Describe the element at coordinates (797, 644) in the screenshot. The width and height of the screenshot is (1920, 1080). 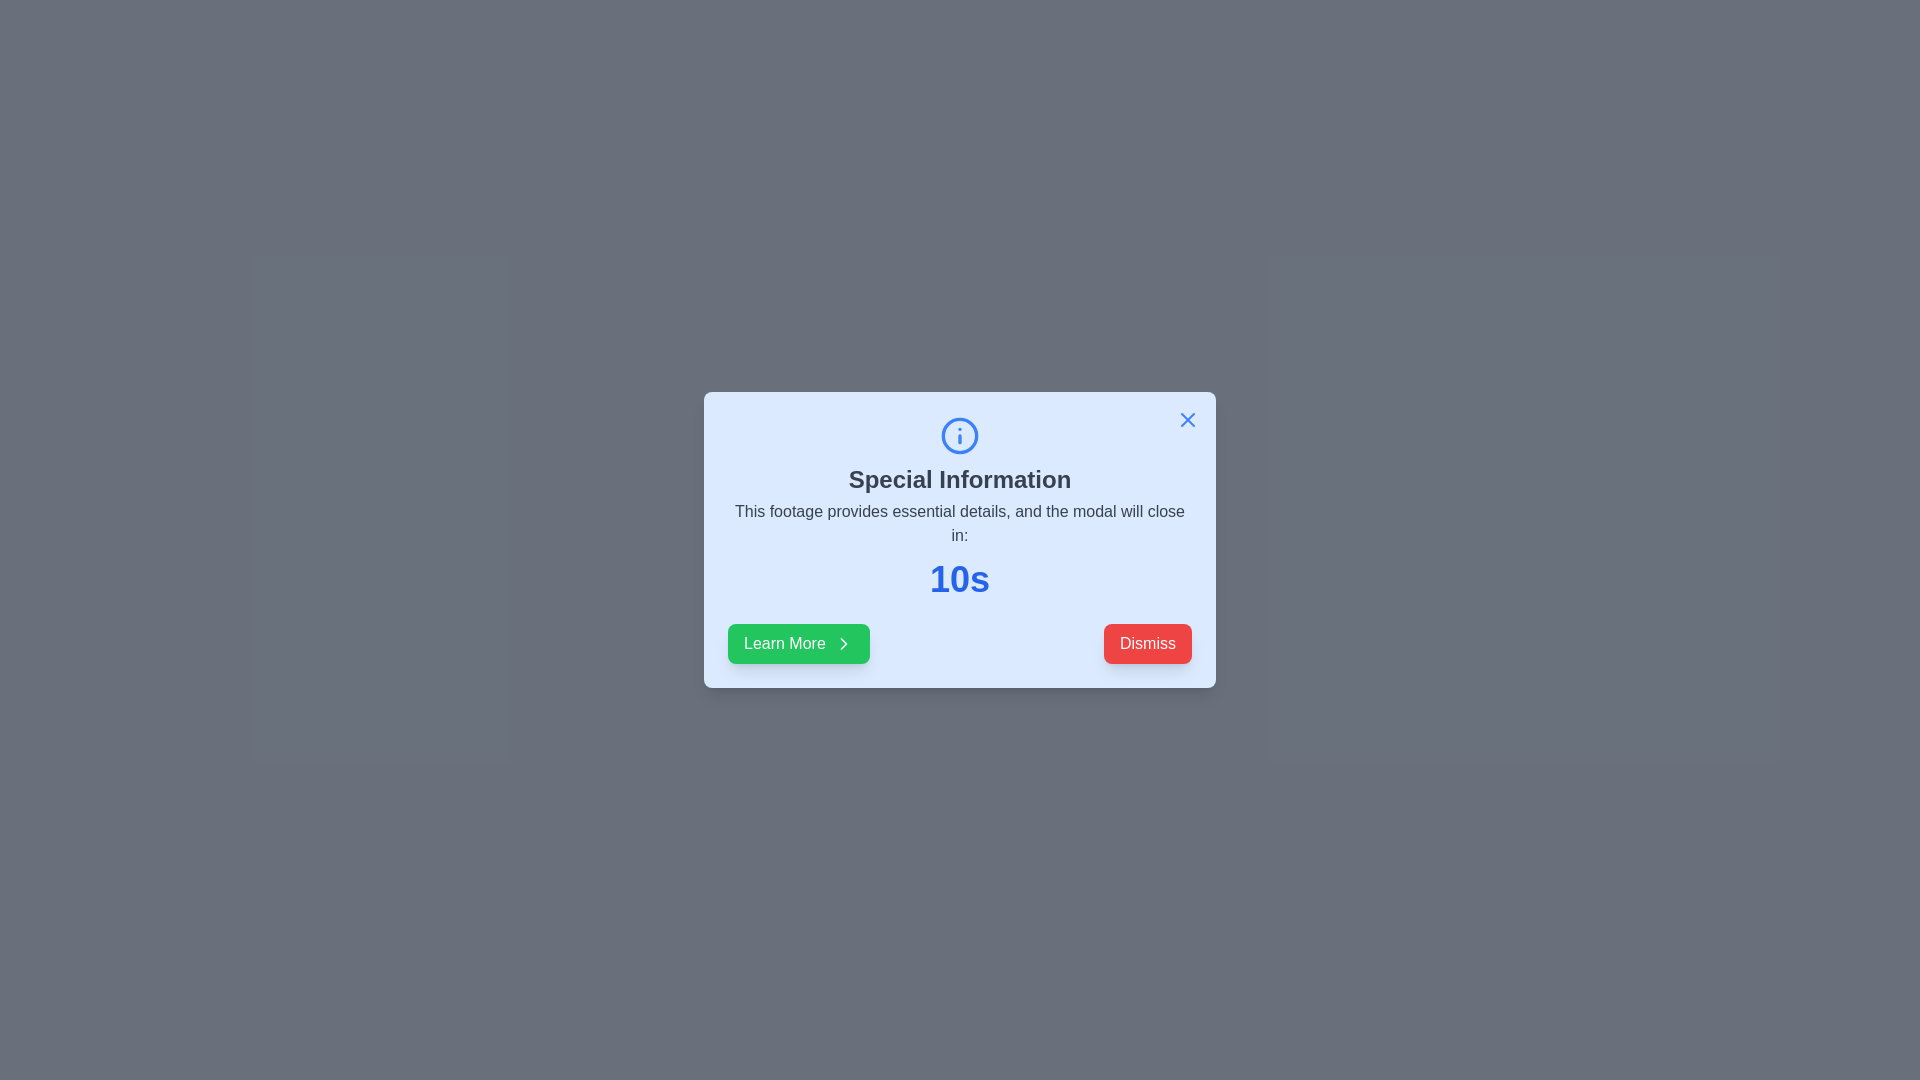
I see `the 'Learn More' button with a green background, white text, and a right-facing chevron icon located in the bottom-left corner of the modal window` at that location.